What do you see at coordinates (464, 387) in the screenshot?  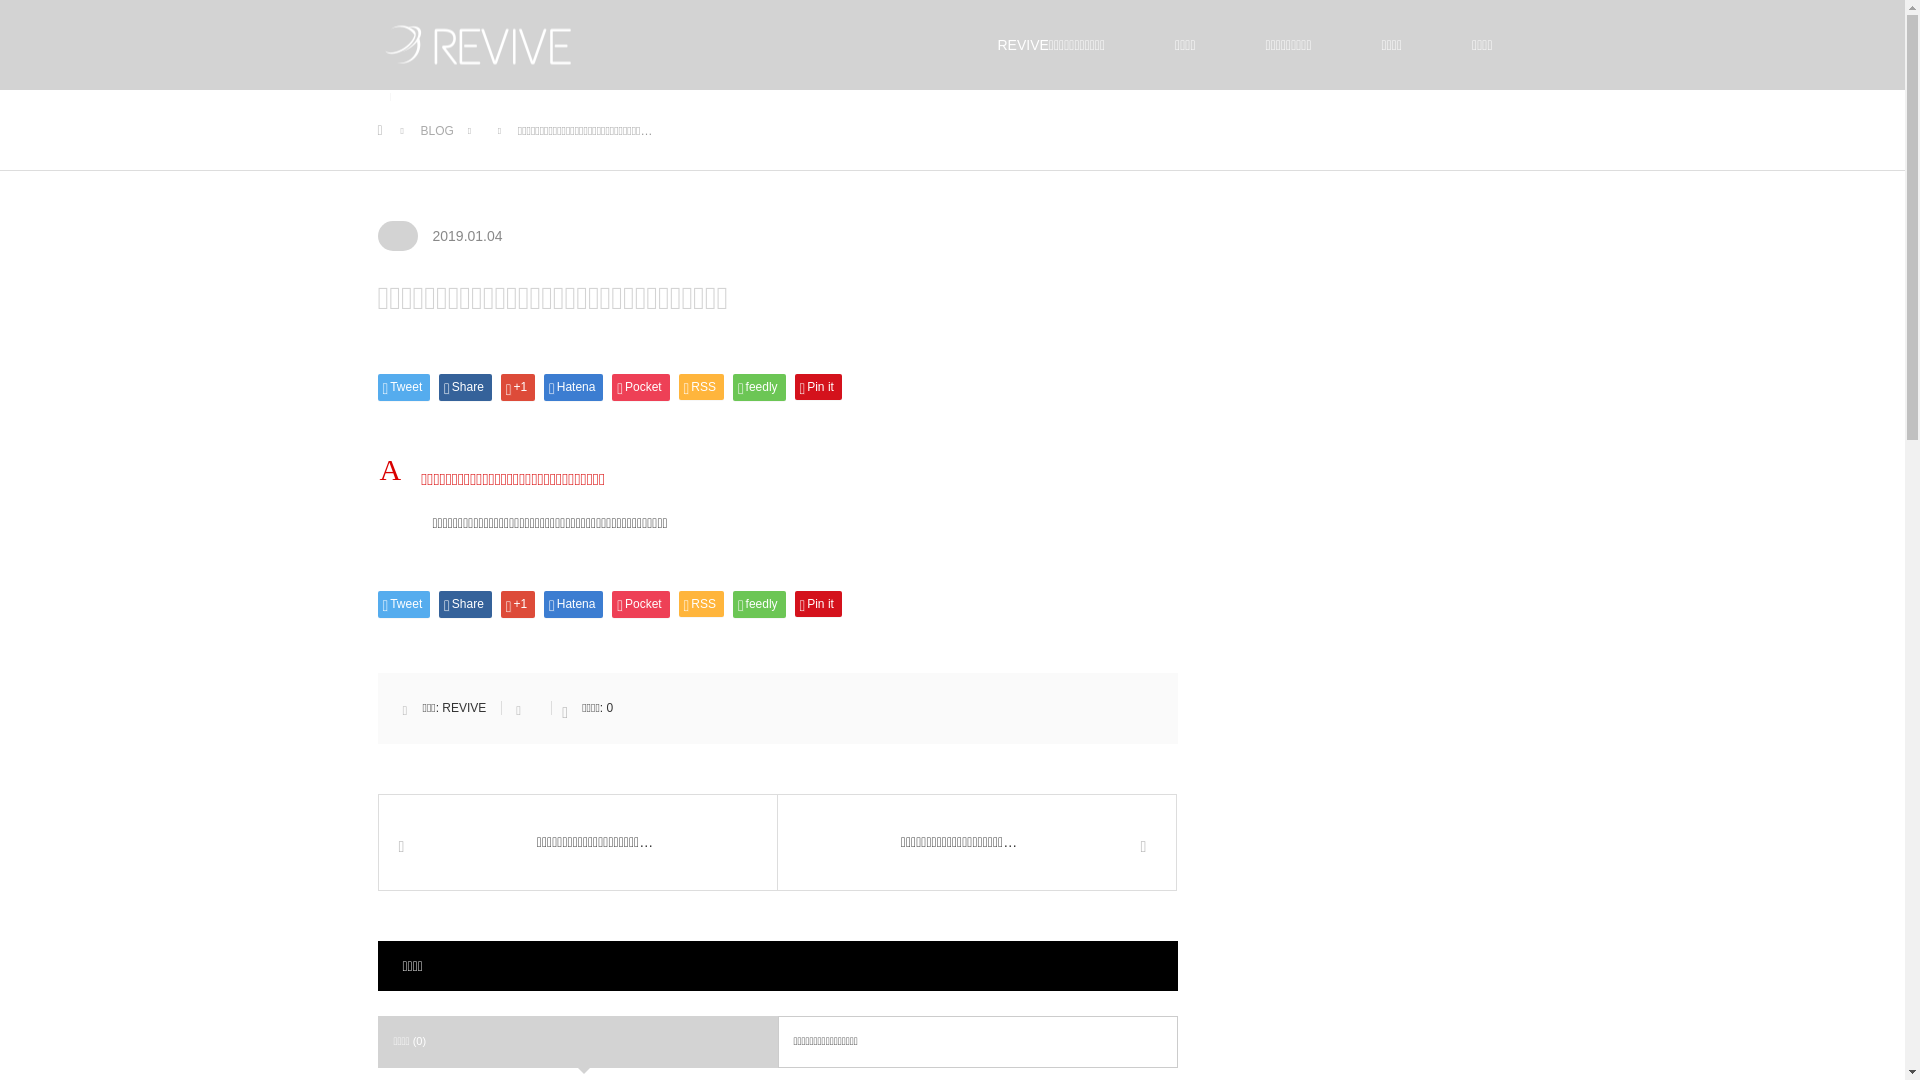 I see `'Share'` at bounding box center [464, 387].